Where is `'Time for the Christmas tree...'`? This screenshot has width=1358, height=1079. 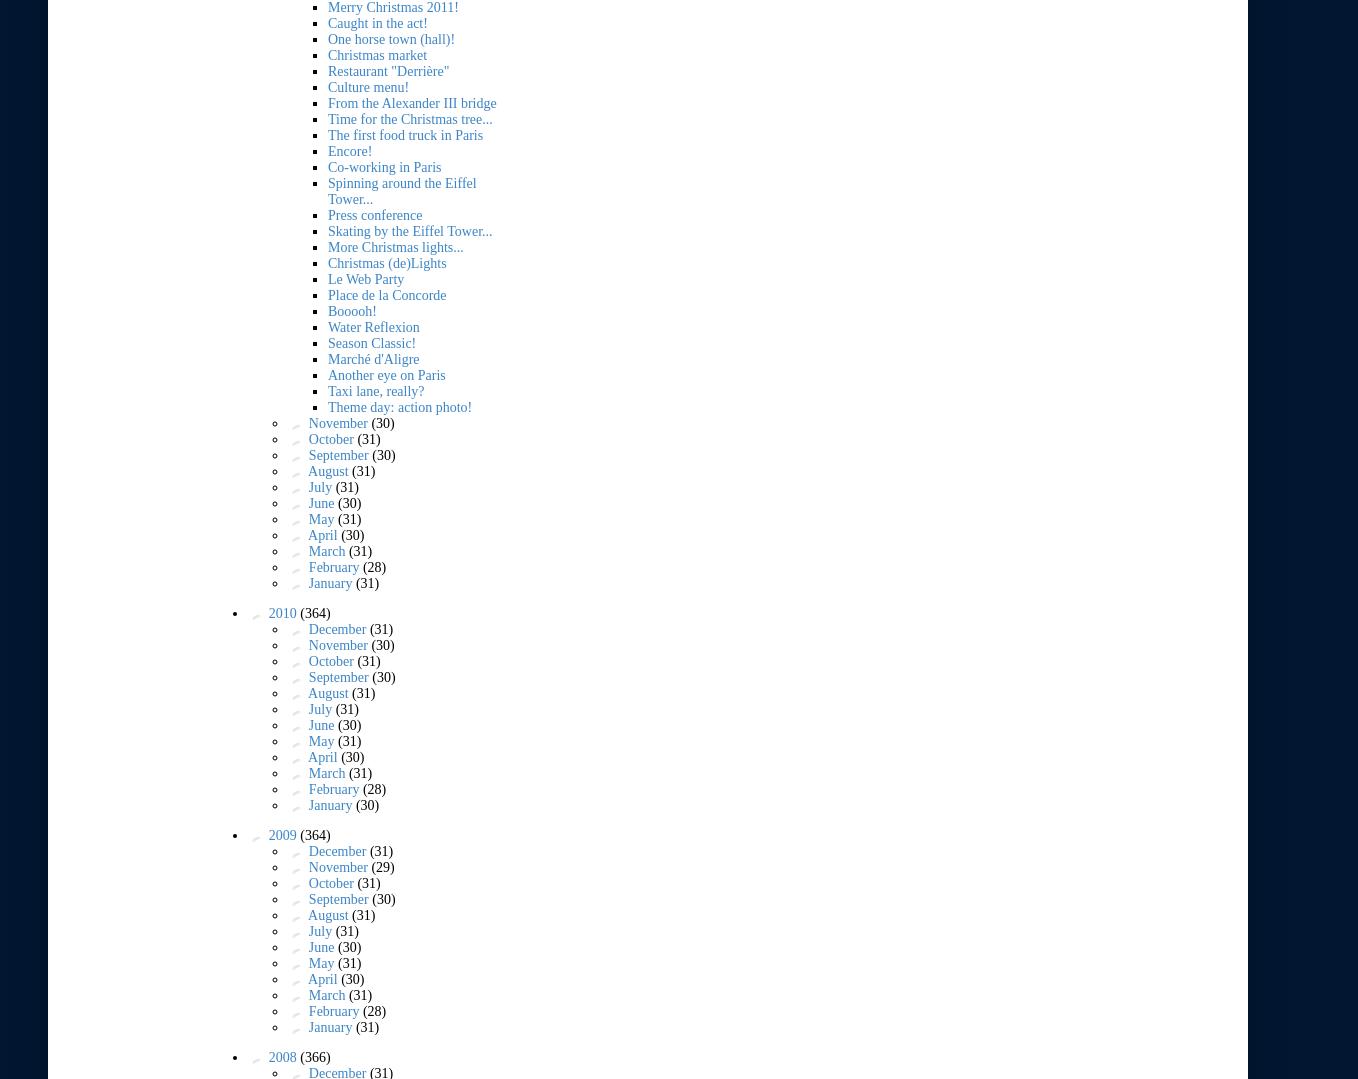 'Time for the Christmas tree...' is located at coordinates (408, 118).